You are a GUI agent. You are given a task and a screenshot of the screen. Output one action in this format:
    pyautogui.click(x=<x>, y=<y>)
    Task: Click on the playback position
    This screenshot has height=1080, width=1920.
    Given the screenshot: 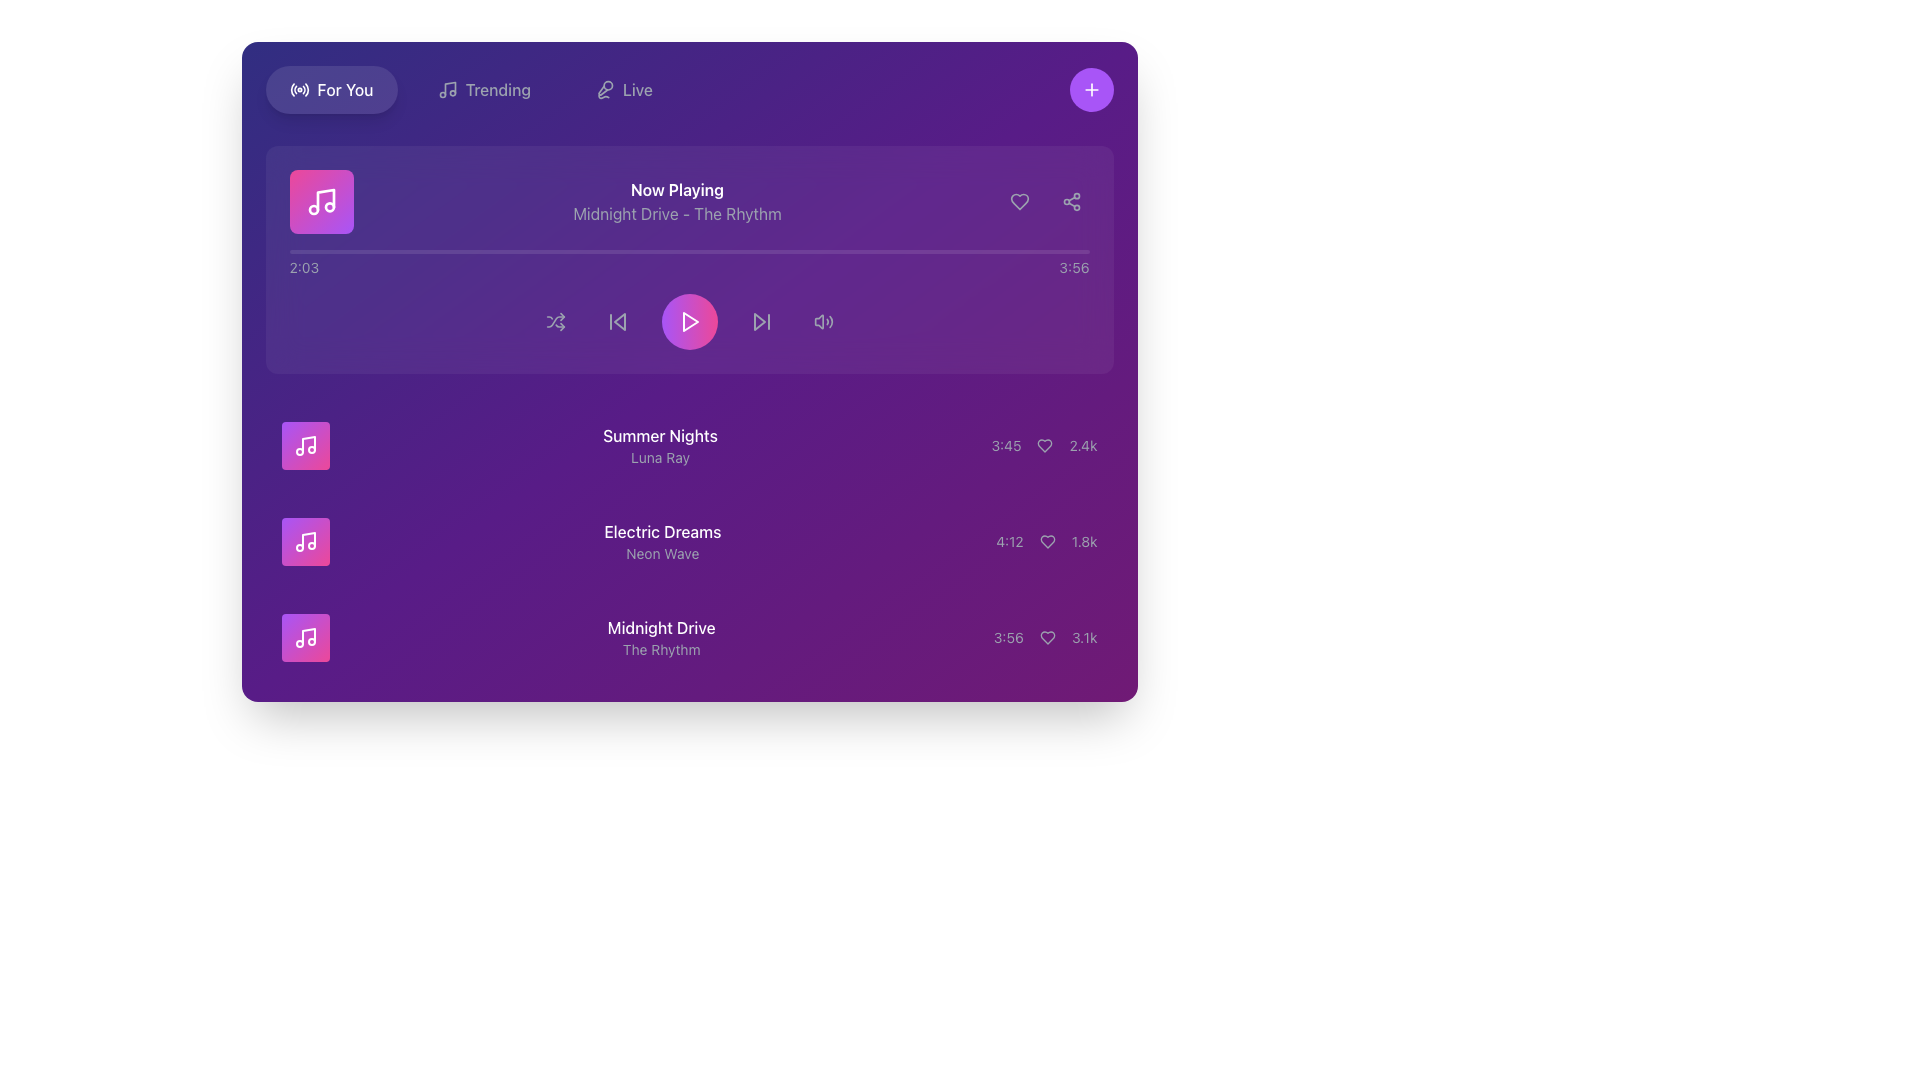 What is the action you would take?
    pyautogui.click(x=434, y=250)
    